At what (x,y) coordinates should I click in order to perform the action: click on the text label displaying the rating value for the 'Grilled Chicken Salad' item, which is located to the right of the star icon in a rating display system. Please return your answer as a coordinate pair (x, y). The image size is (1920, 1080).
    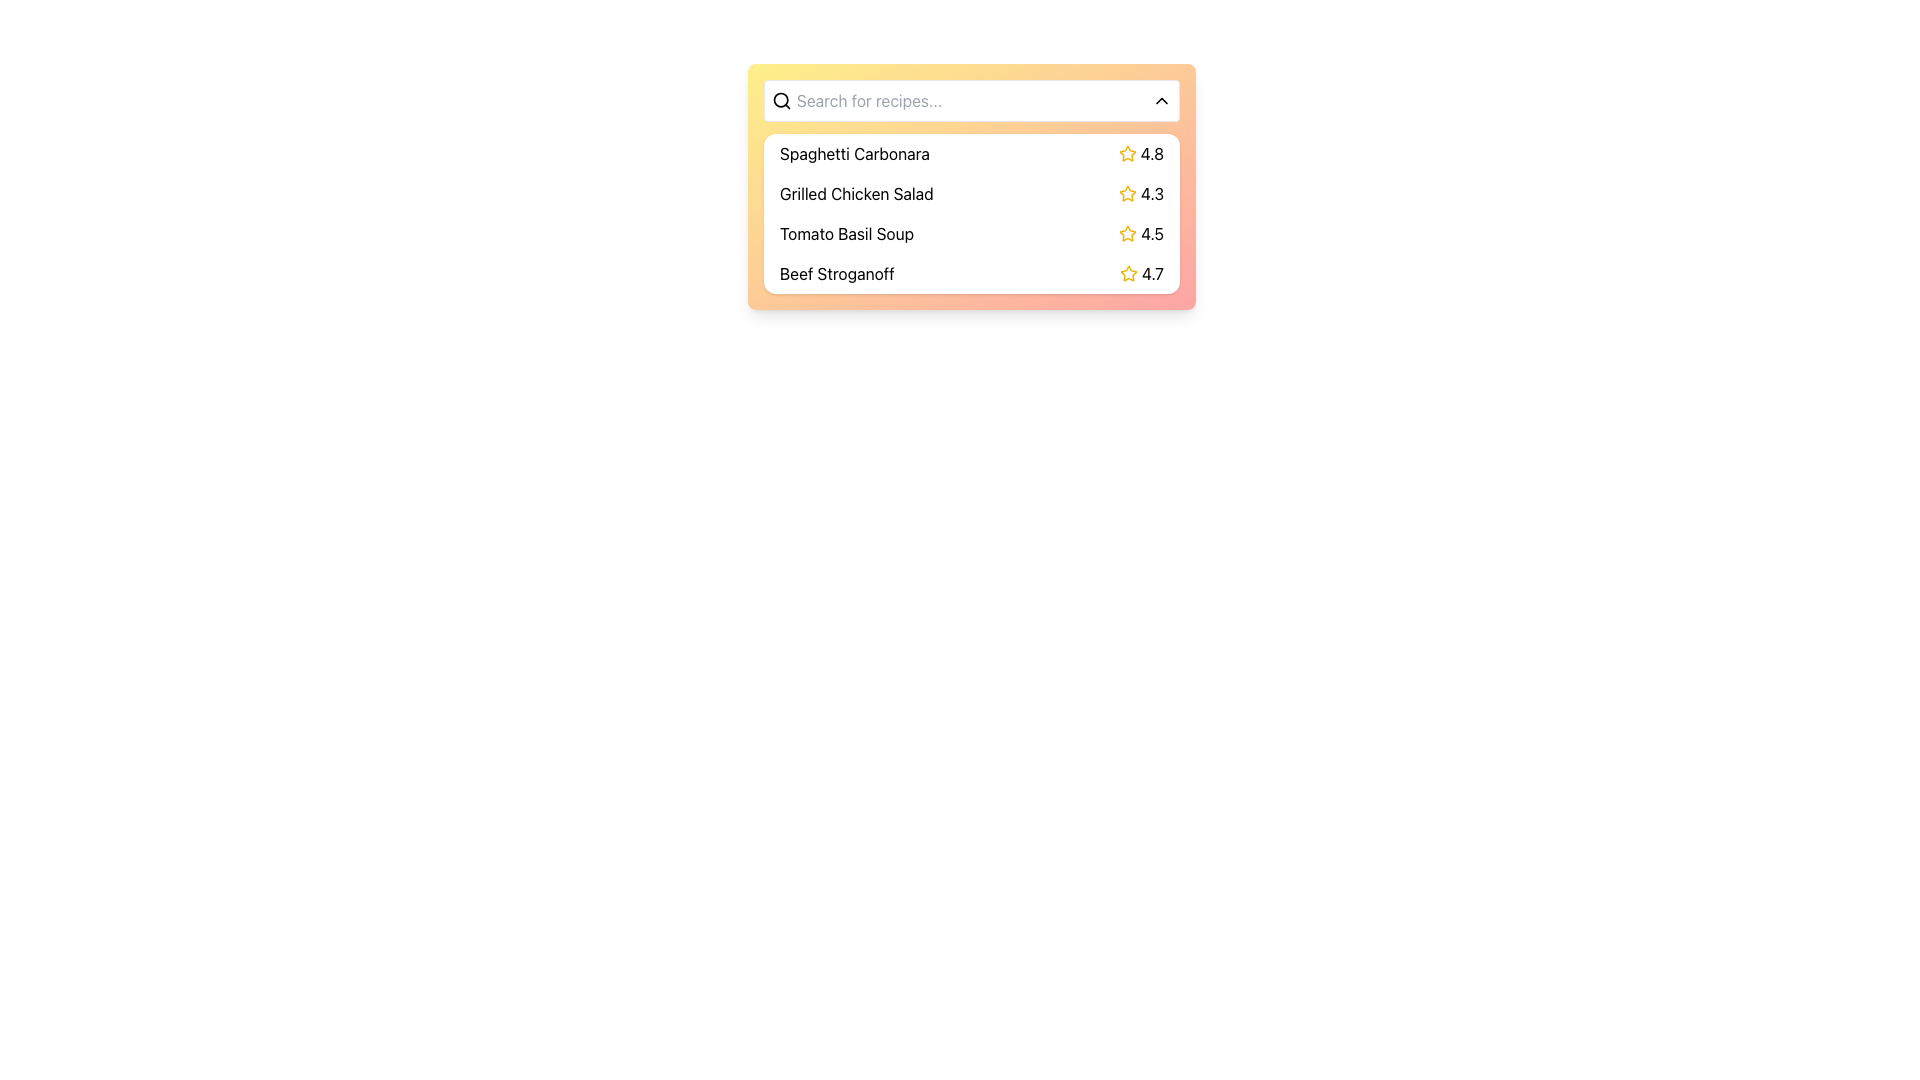
    Looking at the image, I should click on (1141, 193).